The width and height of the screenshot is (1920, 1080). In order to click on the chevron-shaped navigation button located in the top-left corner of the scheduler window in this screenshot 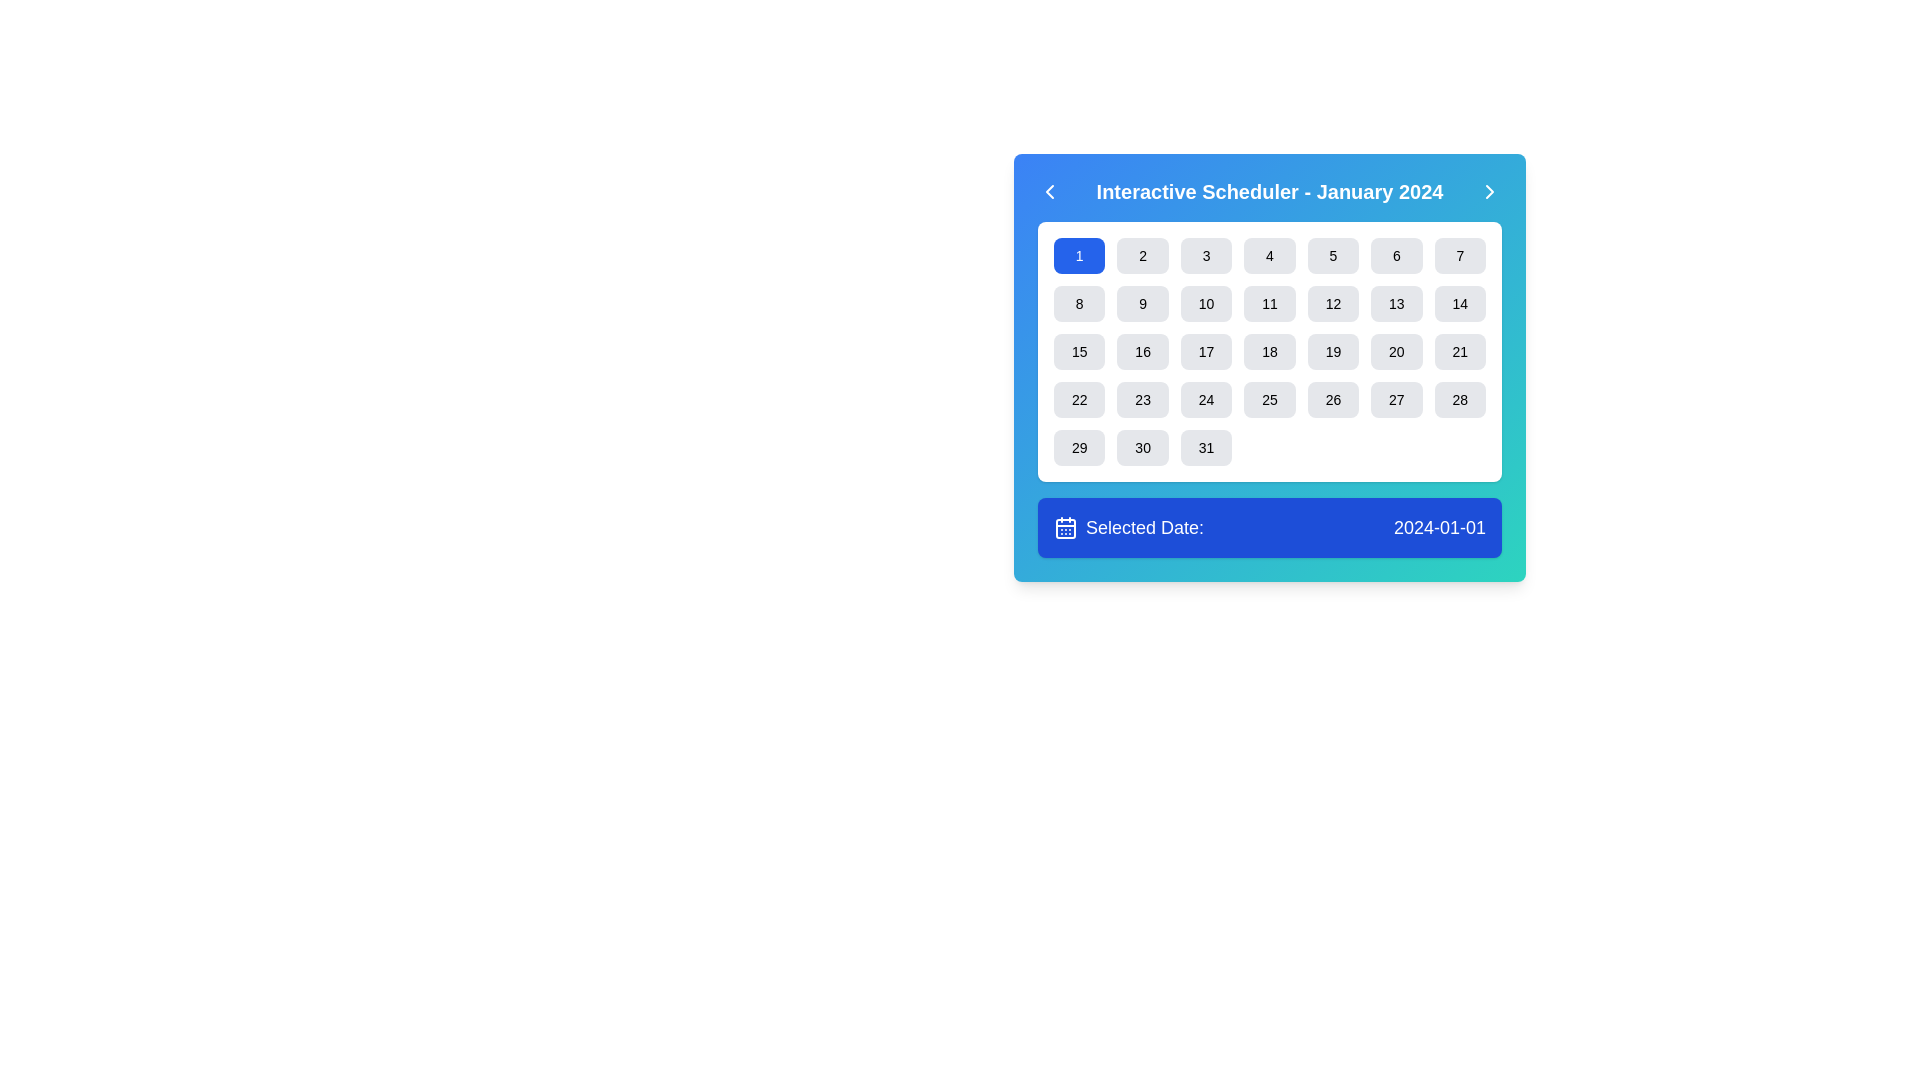, I will do `click(1049, 192)`.